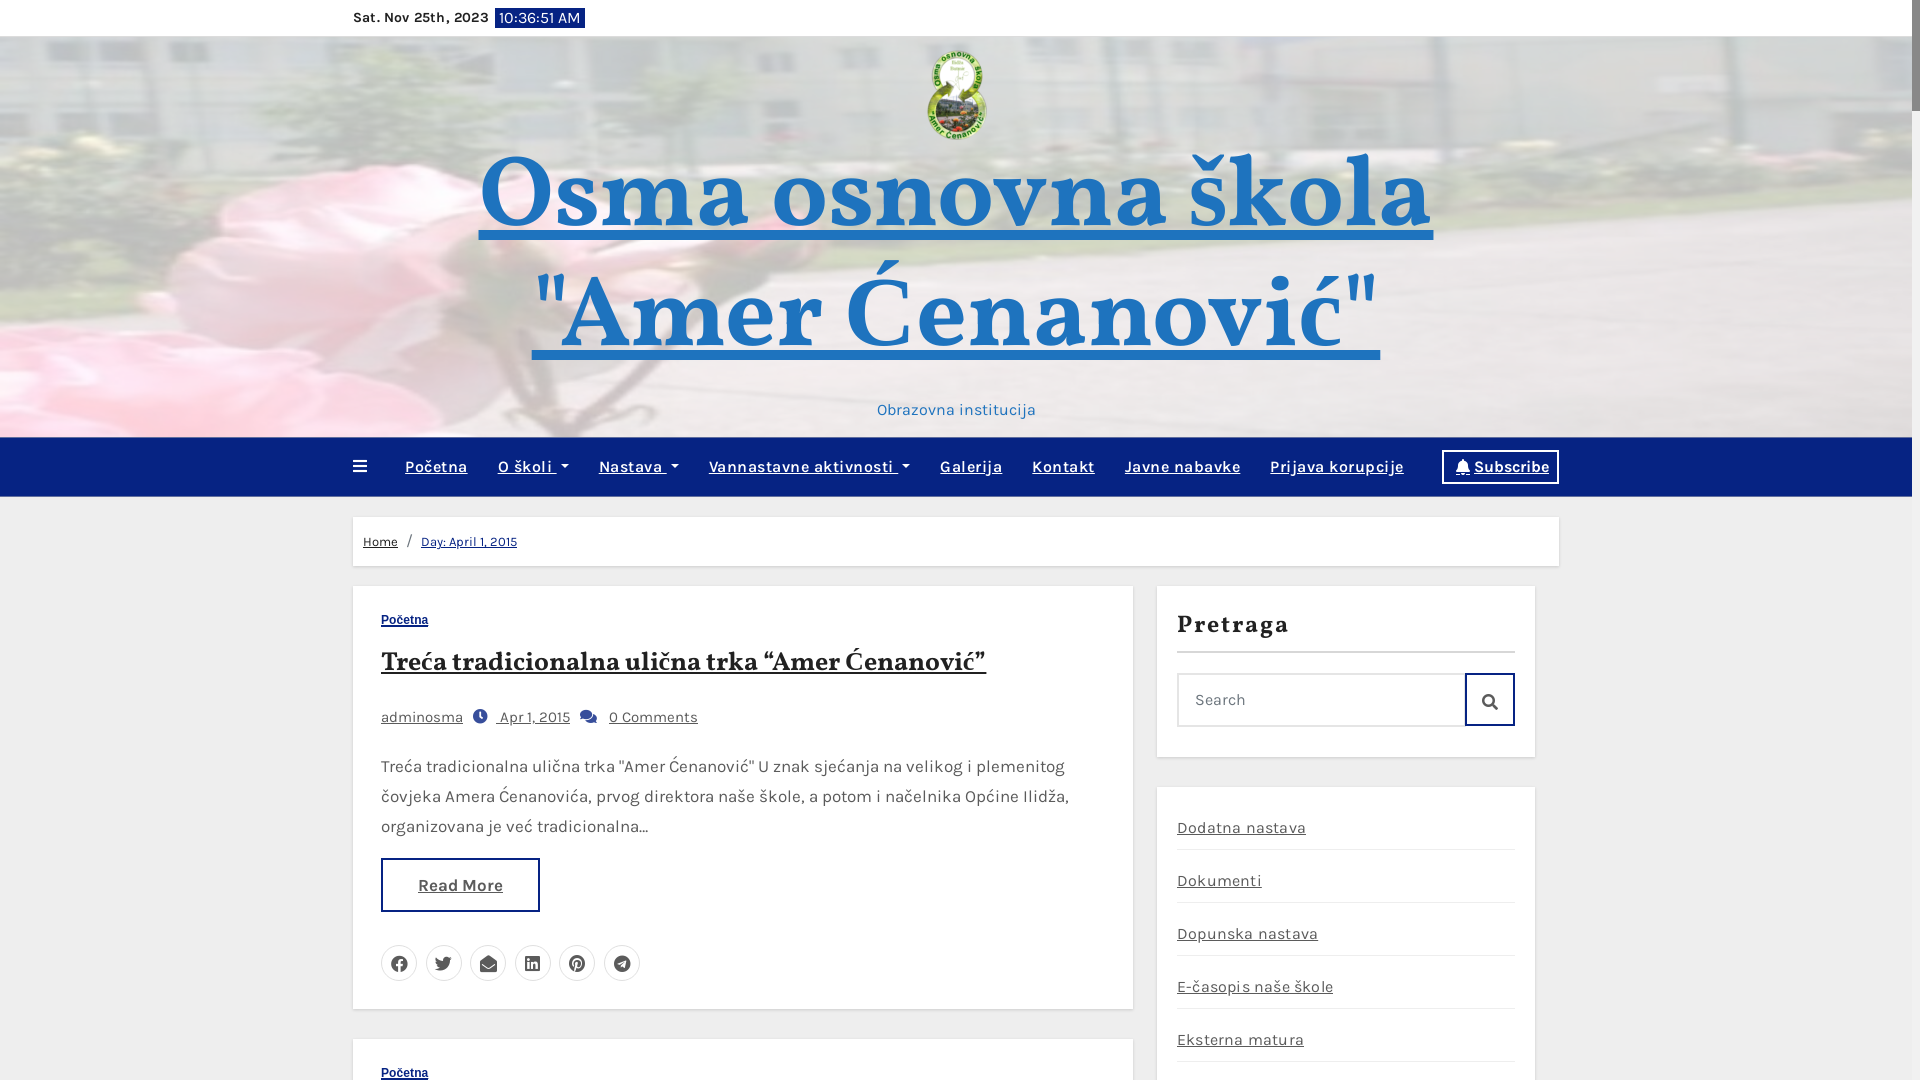 Image resolution: width=1920 pixels, height=1080 pixels. What do you see at coordinates (1182, 466) in the screenshot?
I see `'Javne nabavke'` at bounding box center [1182, 466].